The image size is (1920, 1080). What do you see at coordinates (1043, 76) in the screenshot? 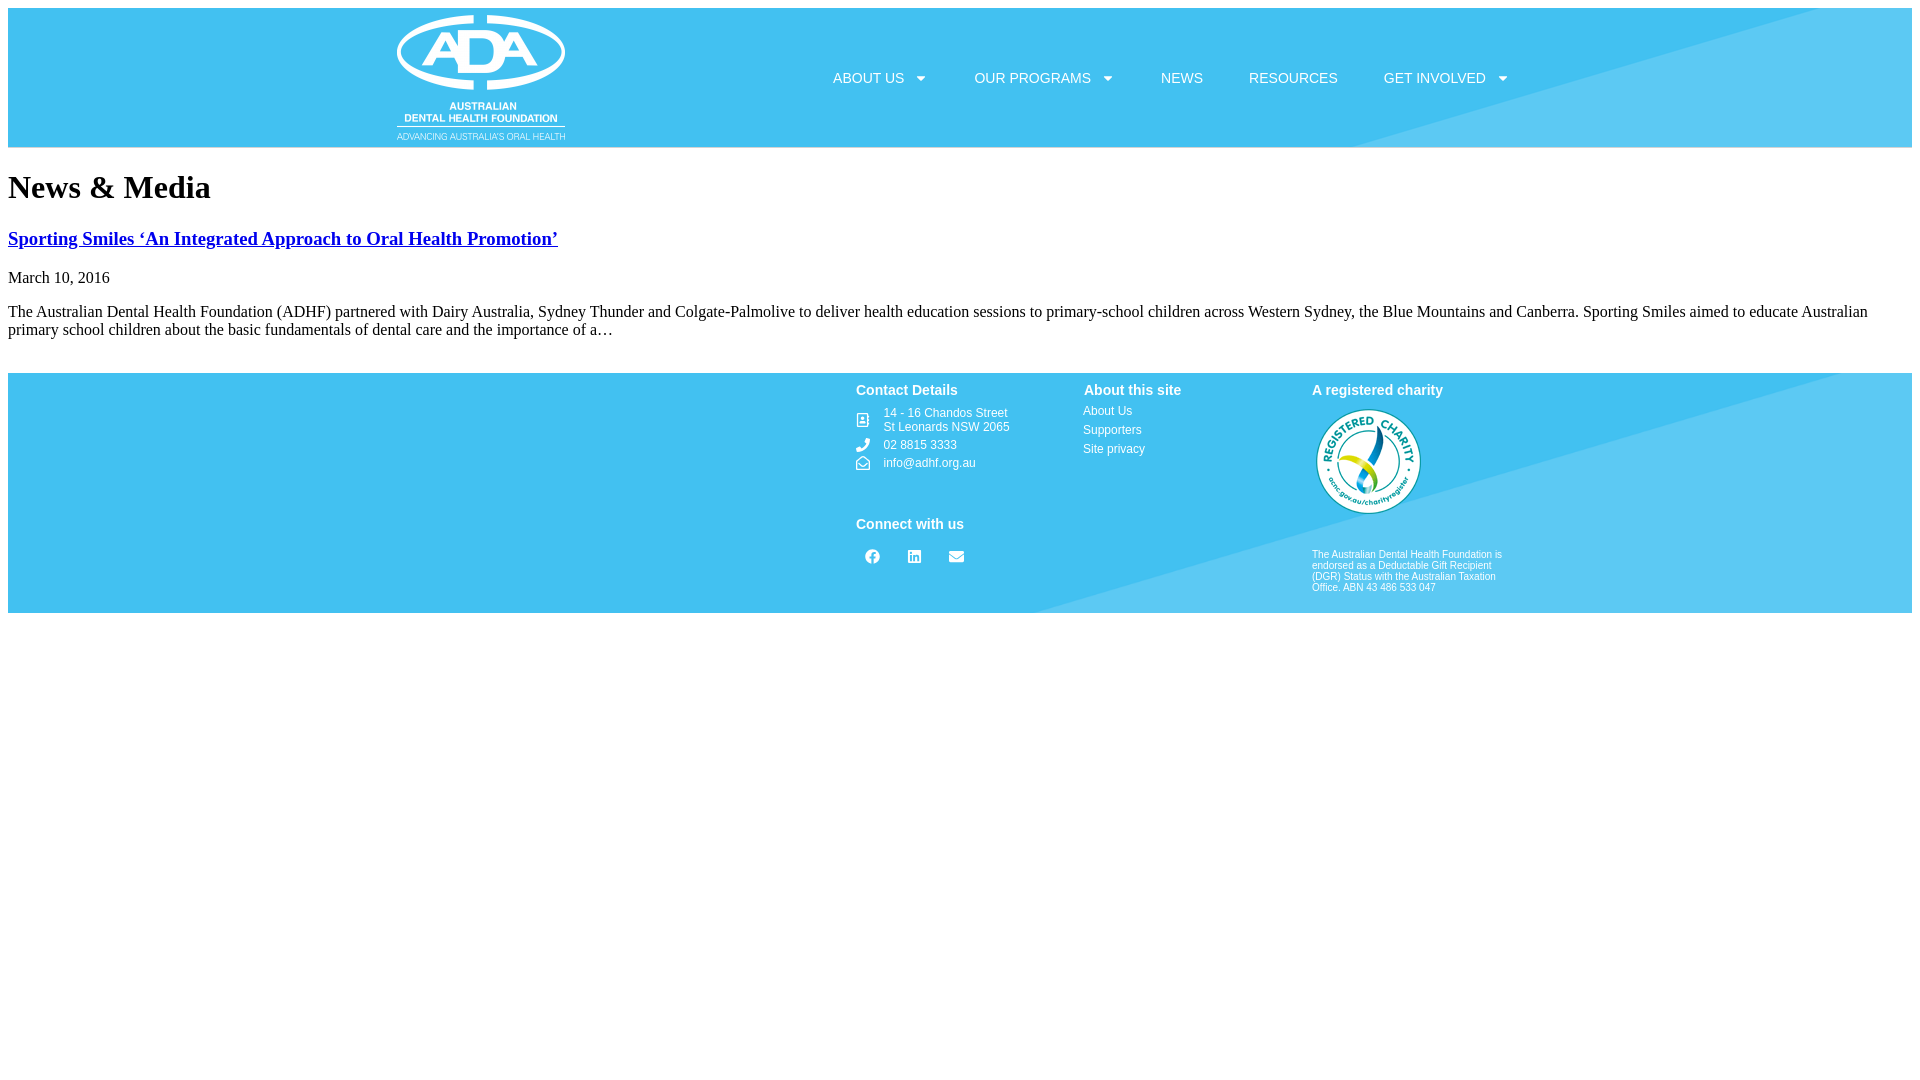
I see `'OUR PROGRAMS'` at bounding box center [1043, 76].